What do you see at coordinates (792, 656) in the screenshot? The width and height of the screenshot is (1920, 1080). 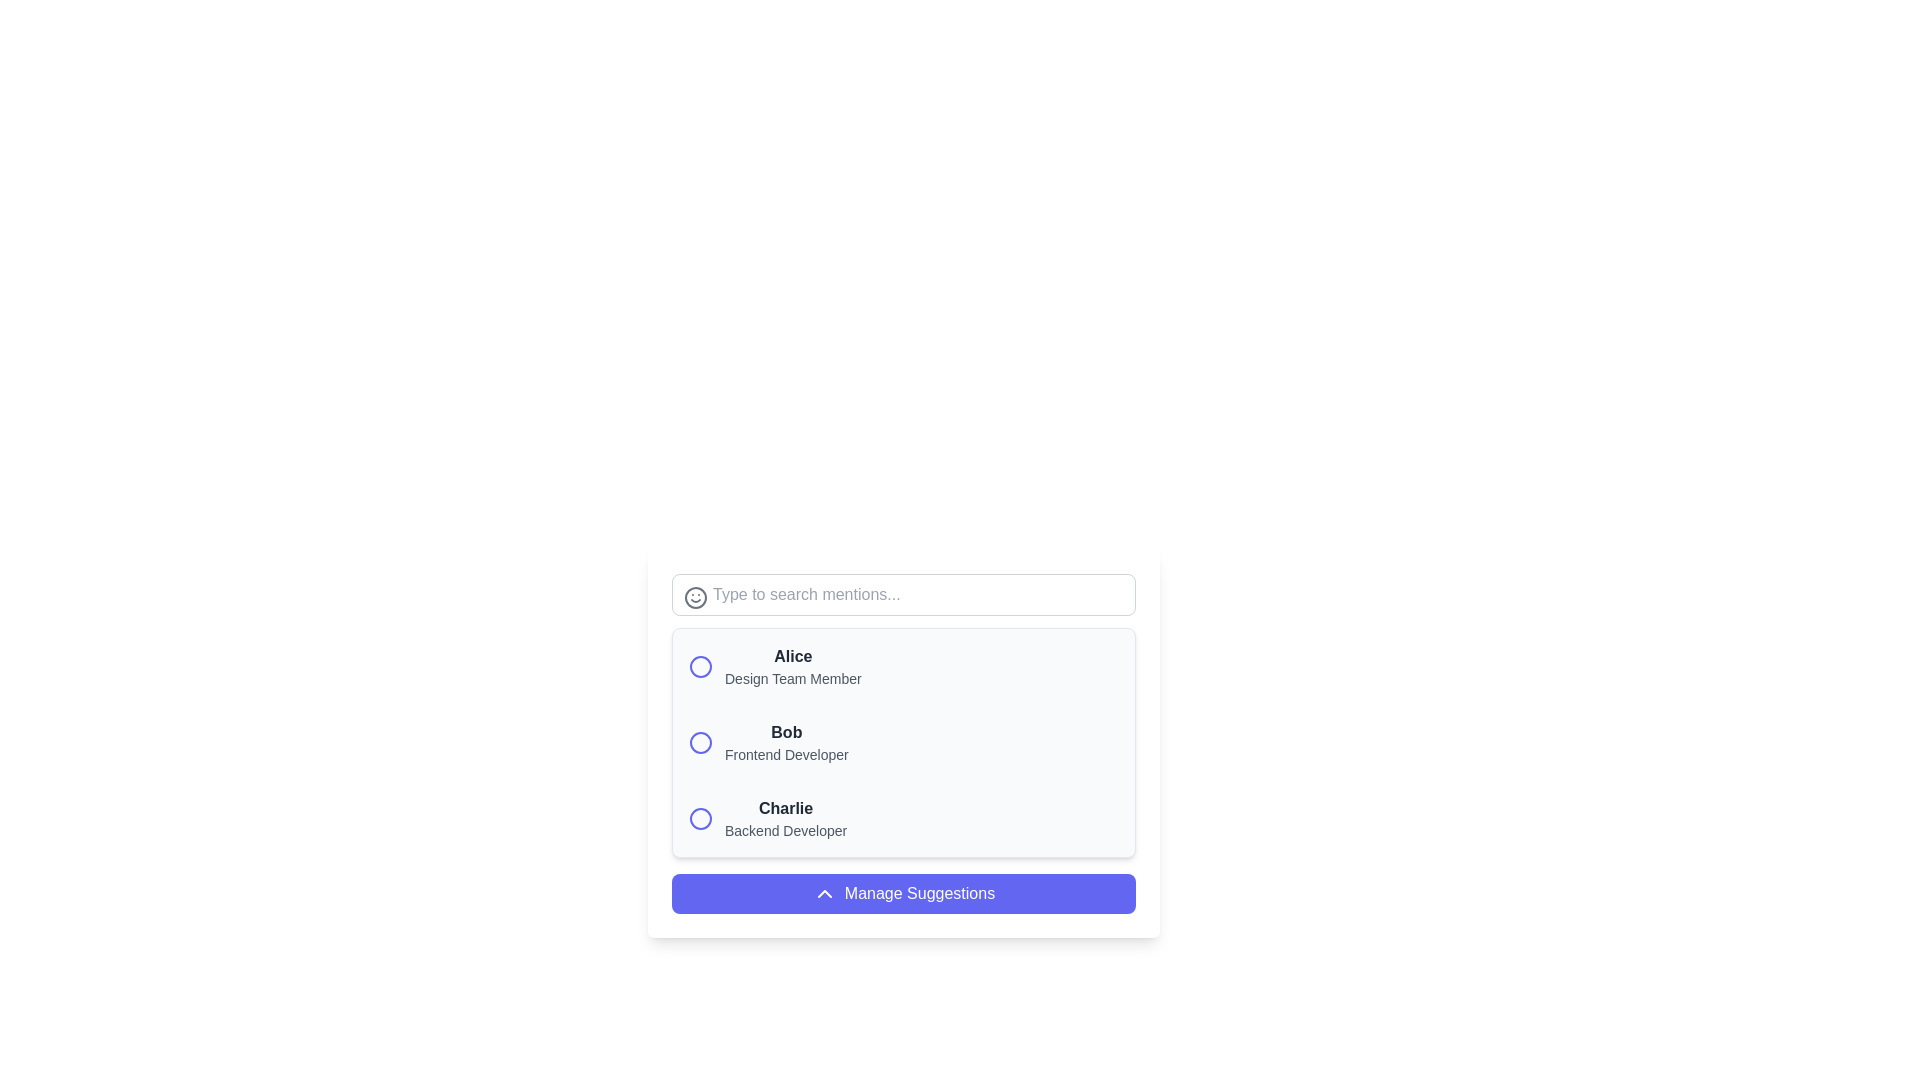 I see `text label displaying 'Alice' which is in bold dark gray font and located above the description 'Design Team Member' in a vertical list` at bounding box center [792, 656].